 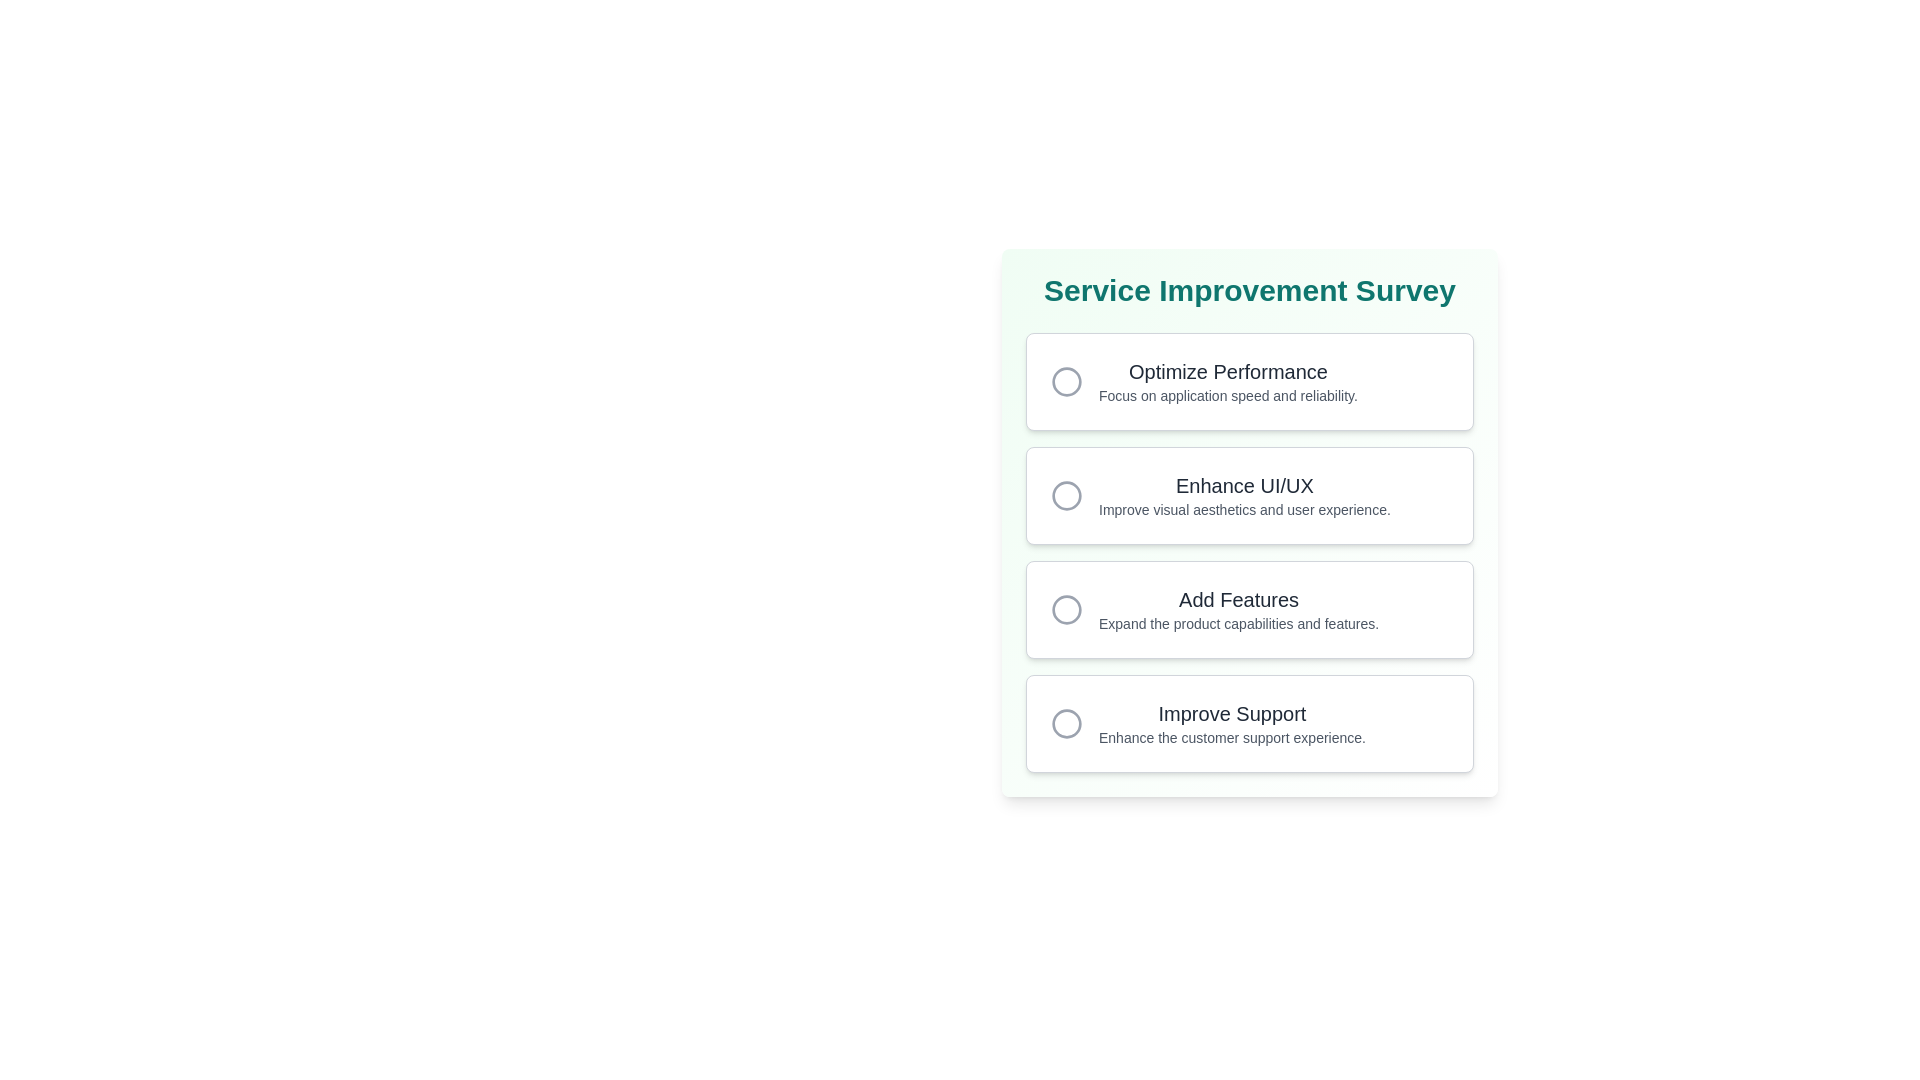 What do you see at coordinates (1231, 712) in the screenshot?
I see `the Text element that serves as the title or heading for the survey option, which is positioned at the bottom of the survey section, above a descriptive text` at bounding box center [1231, 712].